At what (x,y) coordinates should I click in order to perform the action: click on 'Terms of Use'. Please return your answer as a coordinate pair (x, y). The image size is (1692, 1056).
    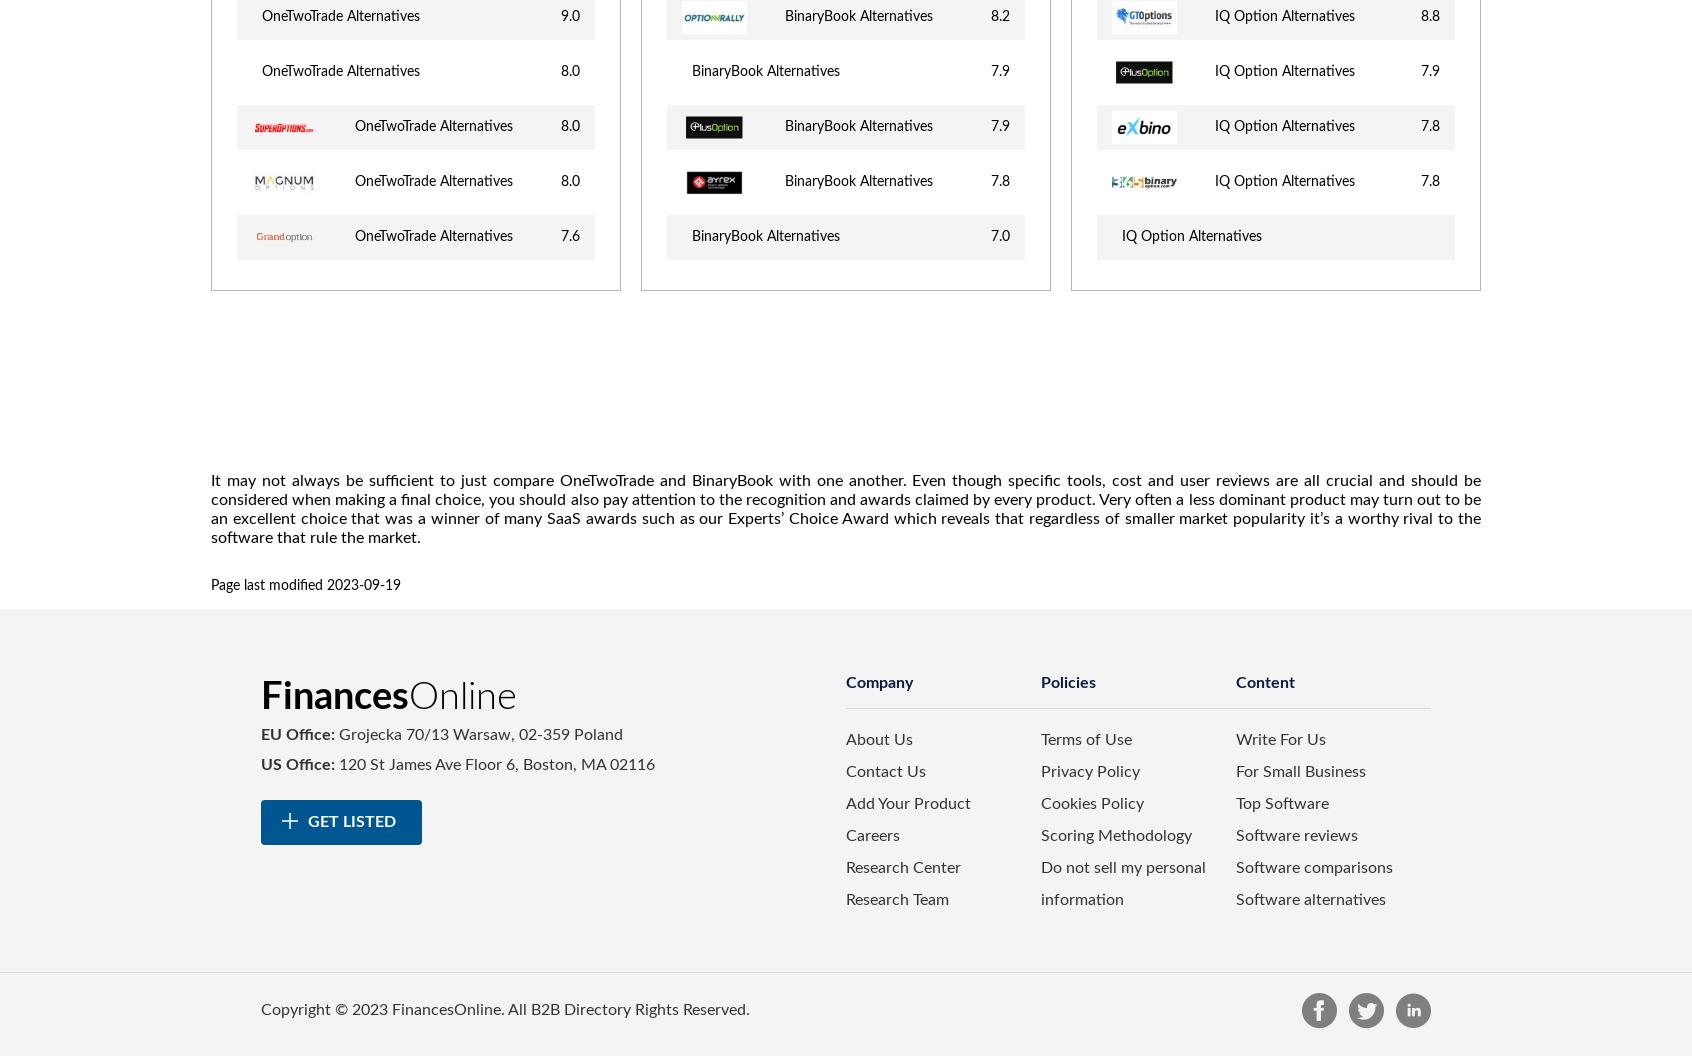
    Looking at the image, I should click on (1085, 739).